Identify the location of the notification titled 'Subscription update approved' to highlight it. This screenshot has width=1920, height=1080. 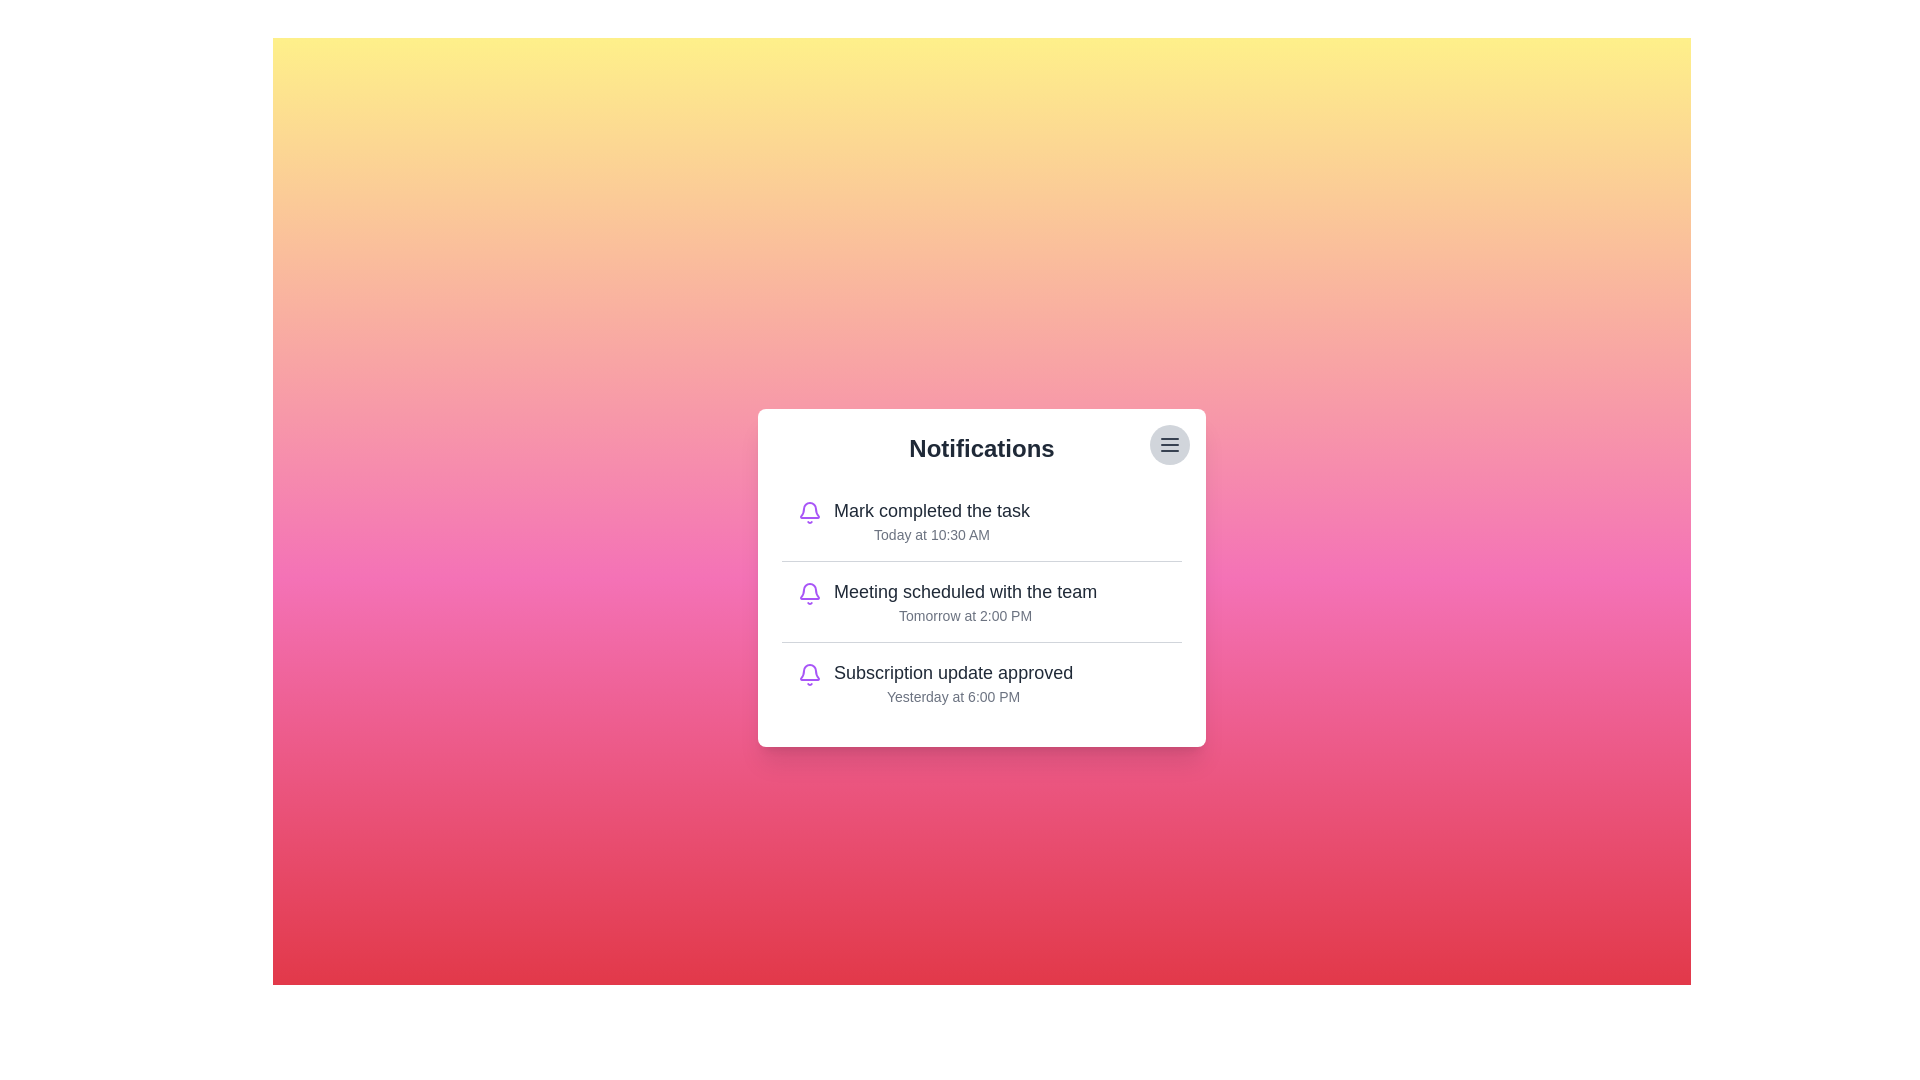
(982, 681).